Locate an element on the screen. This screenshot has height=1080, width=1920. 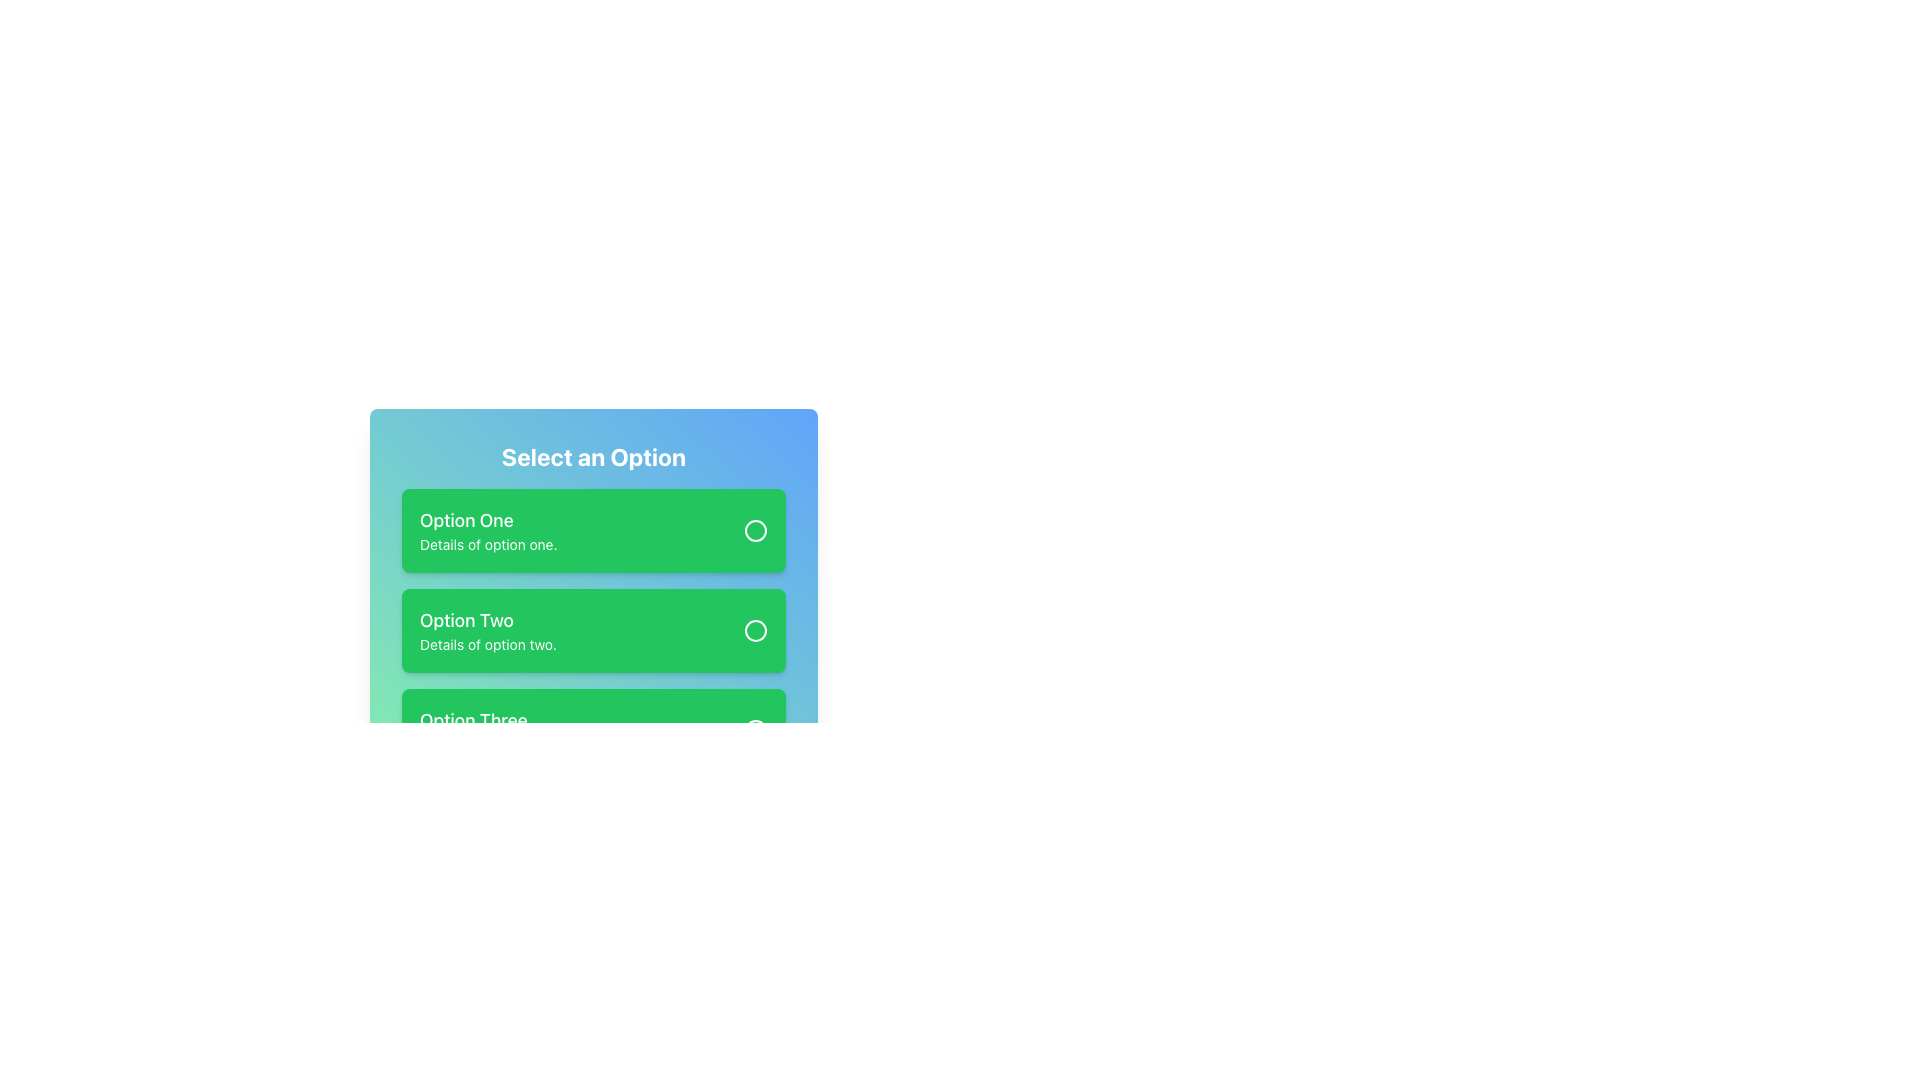
text from the text label labeled 'Option Three' which is styled bold and larger, aligned to the left on a green background is located at coordinates (493, 721).